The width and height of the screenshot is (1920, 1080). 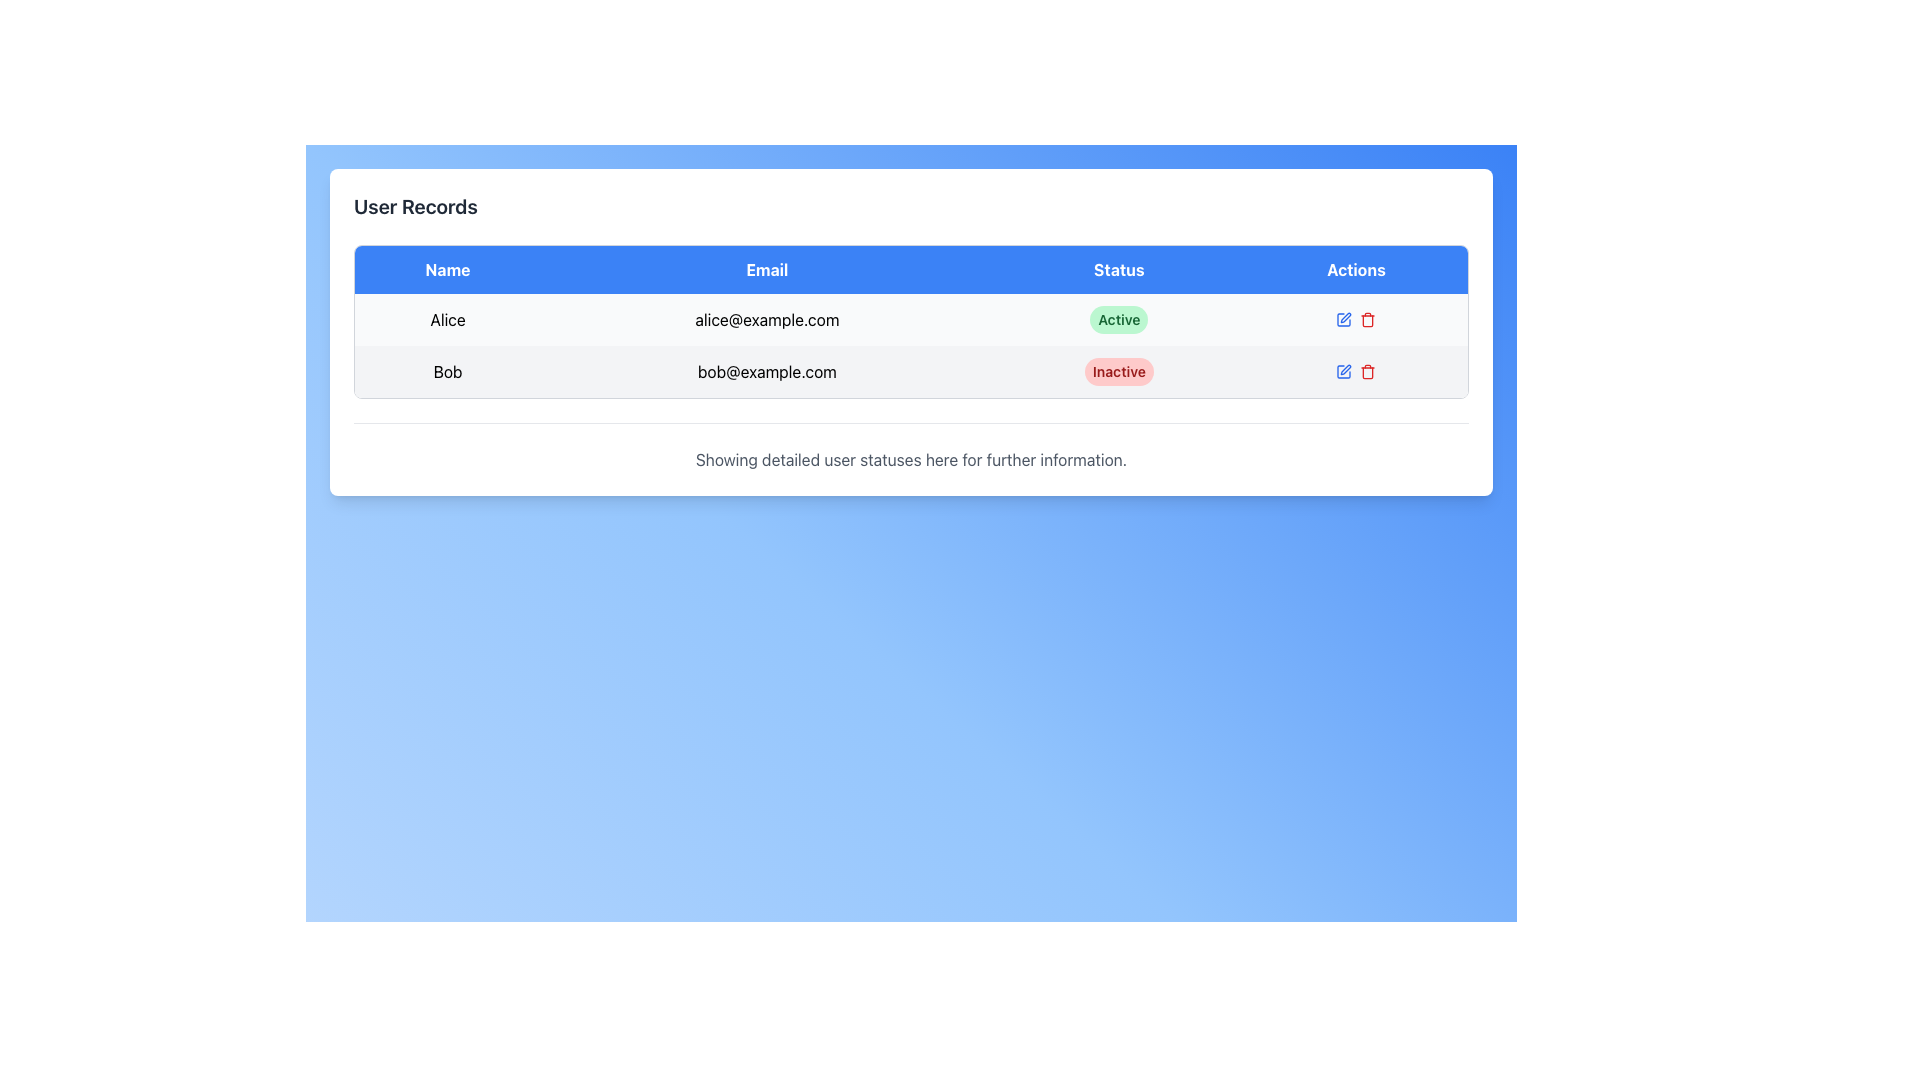 What do you see at coordinates (1118, 319) in the screenshot?
I see `the Status indicator badge, a green pill-shaped label with the text 'Active' in bold green font, positioned in the third column of the first row of the table` at bounding box center [1118, 319].